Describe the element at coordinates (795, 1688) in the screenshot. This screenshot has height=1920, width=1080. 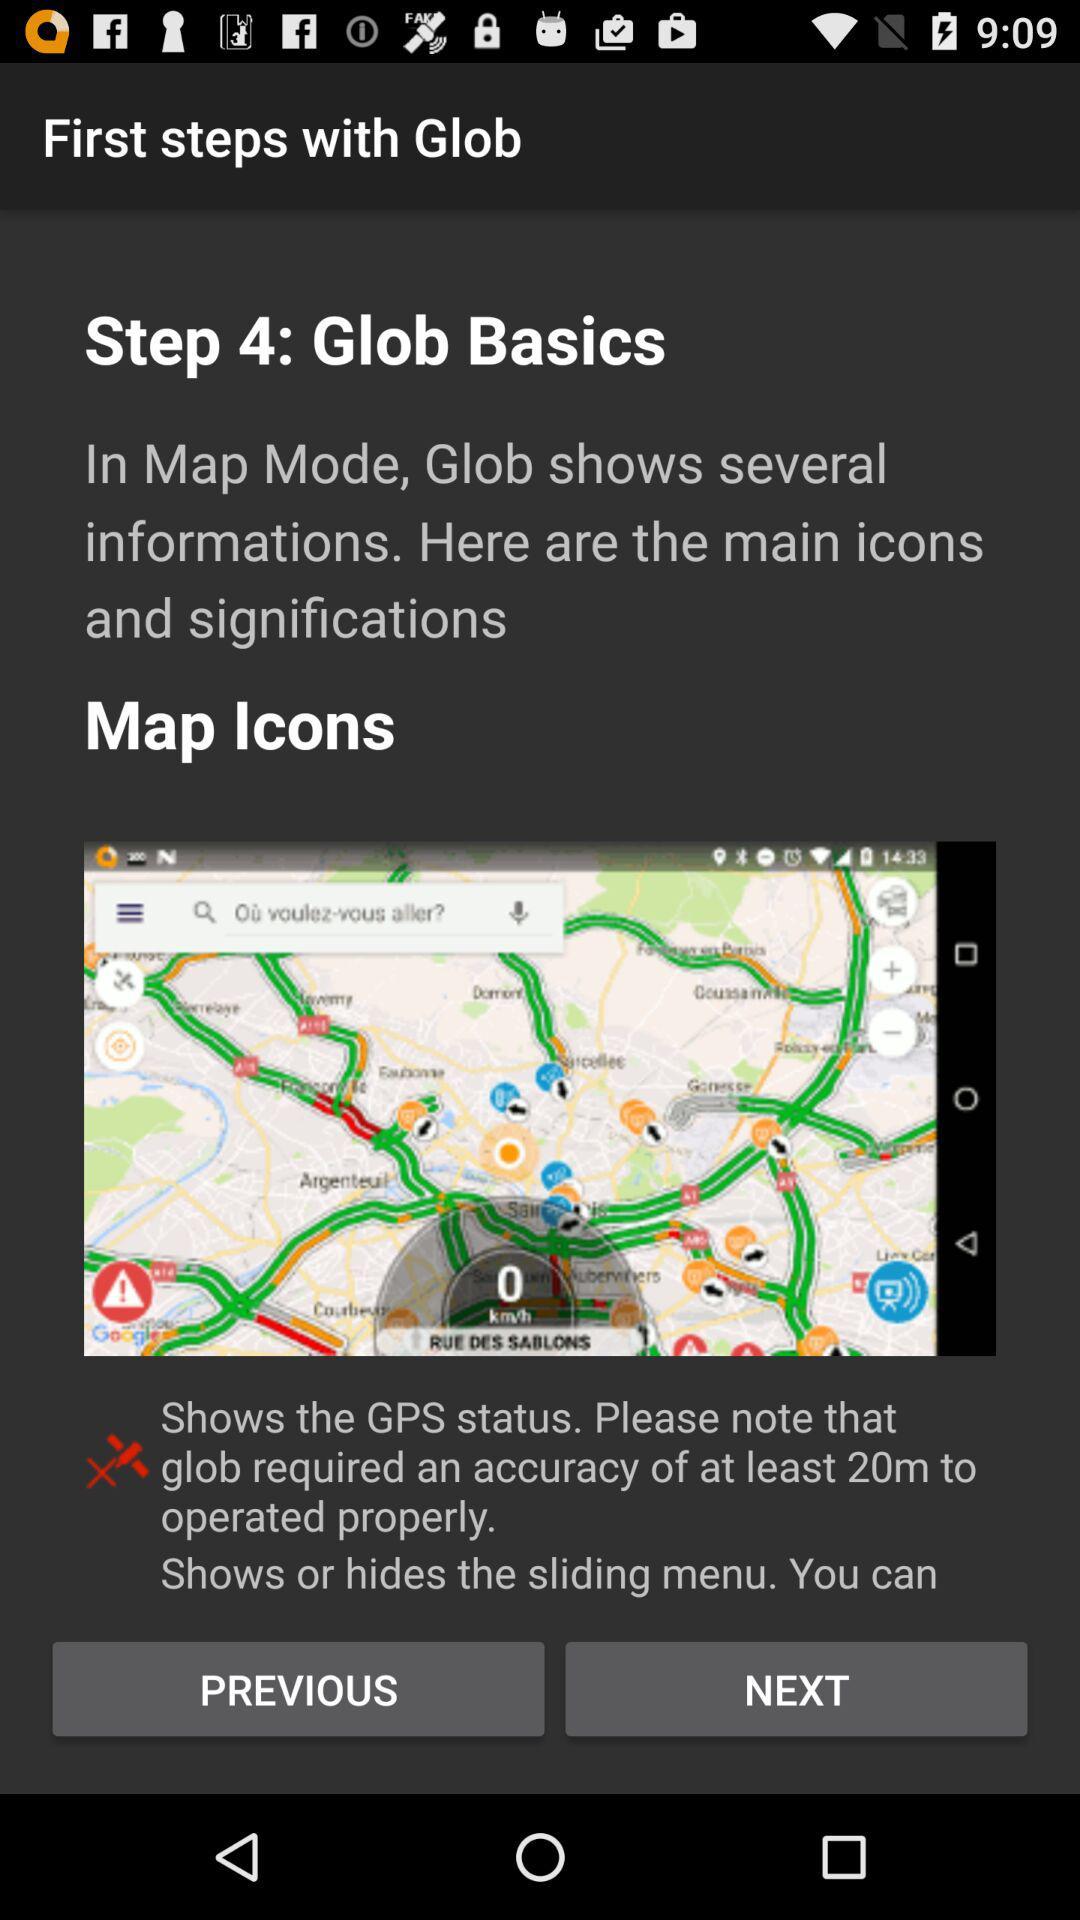
I see `the item below the shows or hides` at that location.